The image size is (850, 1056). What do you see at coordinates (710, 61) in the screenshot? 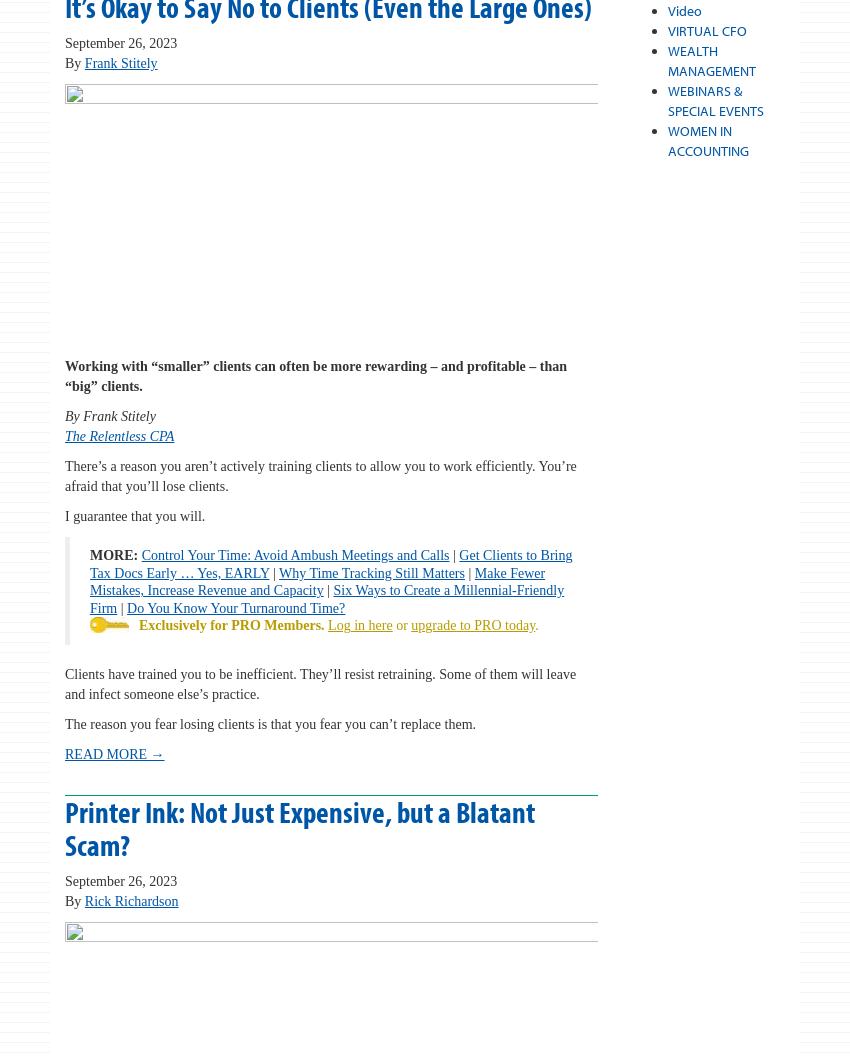
I see `'WEALTH MANAGEMENT'` at bounding box center [710, 61].